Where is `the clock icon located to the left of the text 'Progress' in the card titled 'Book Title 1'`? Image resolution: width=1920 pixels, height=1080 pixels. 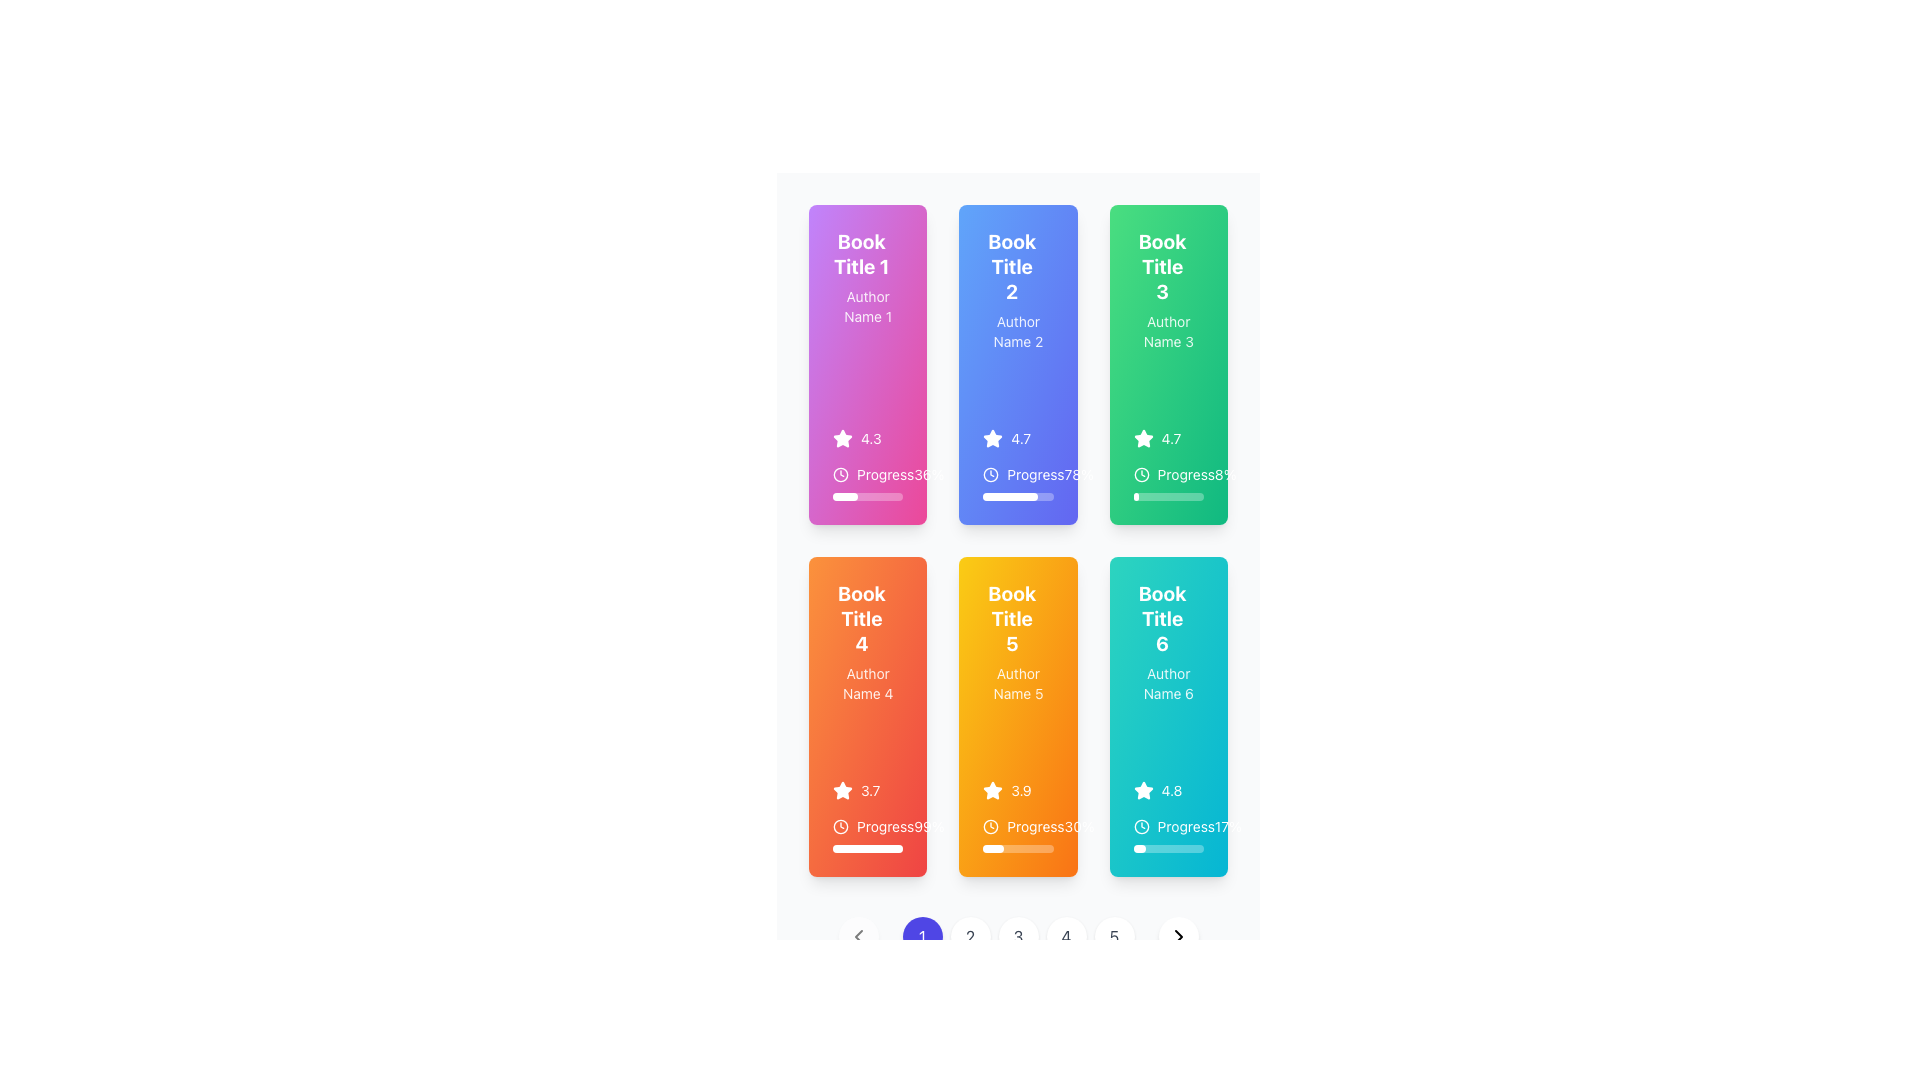
the clock icon located to the left of the text 'Progress' in the card titled 'Book Title 1' is located at coordinates (840, 474).